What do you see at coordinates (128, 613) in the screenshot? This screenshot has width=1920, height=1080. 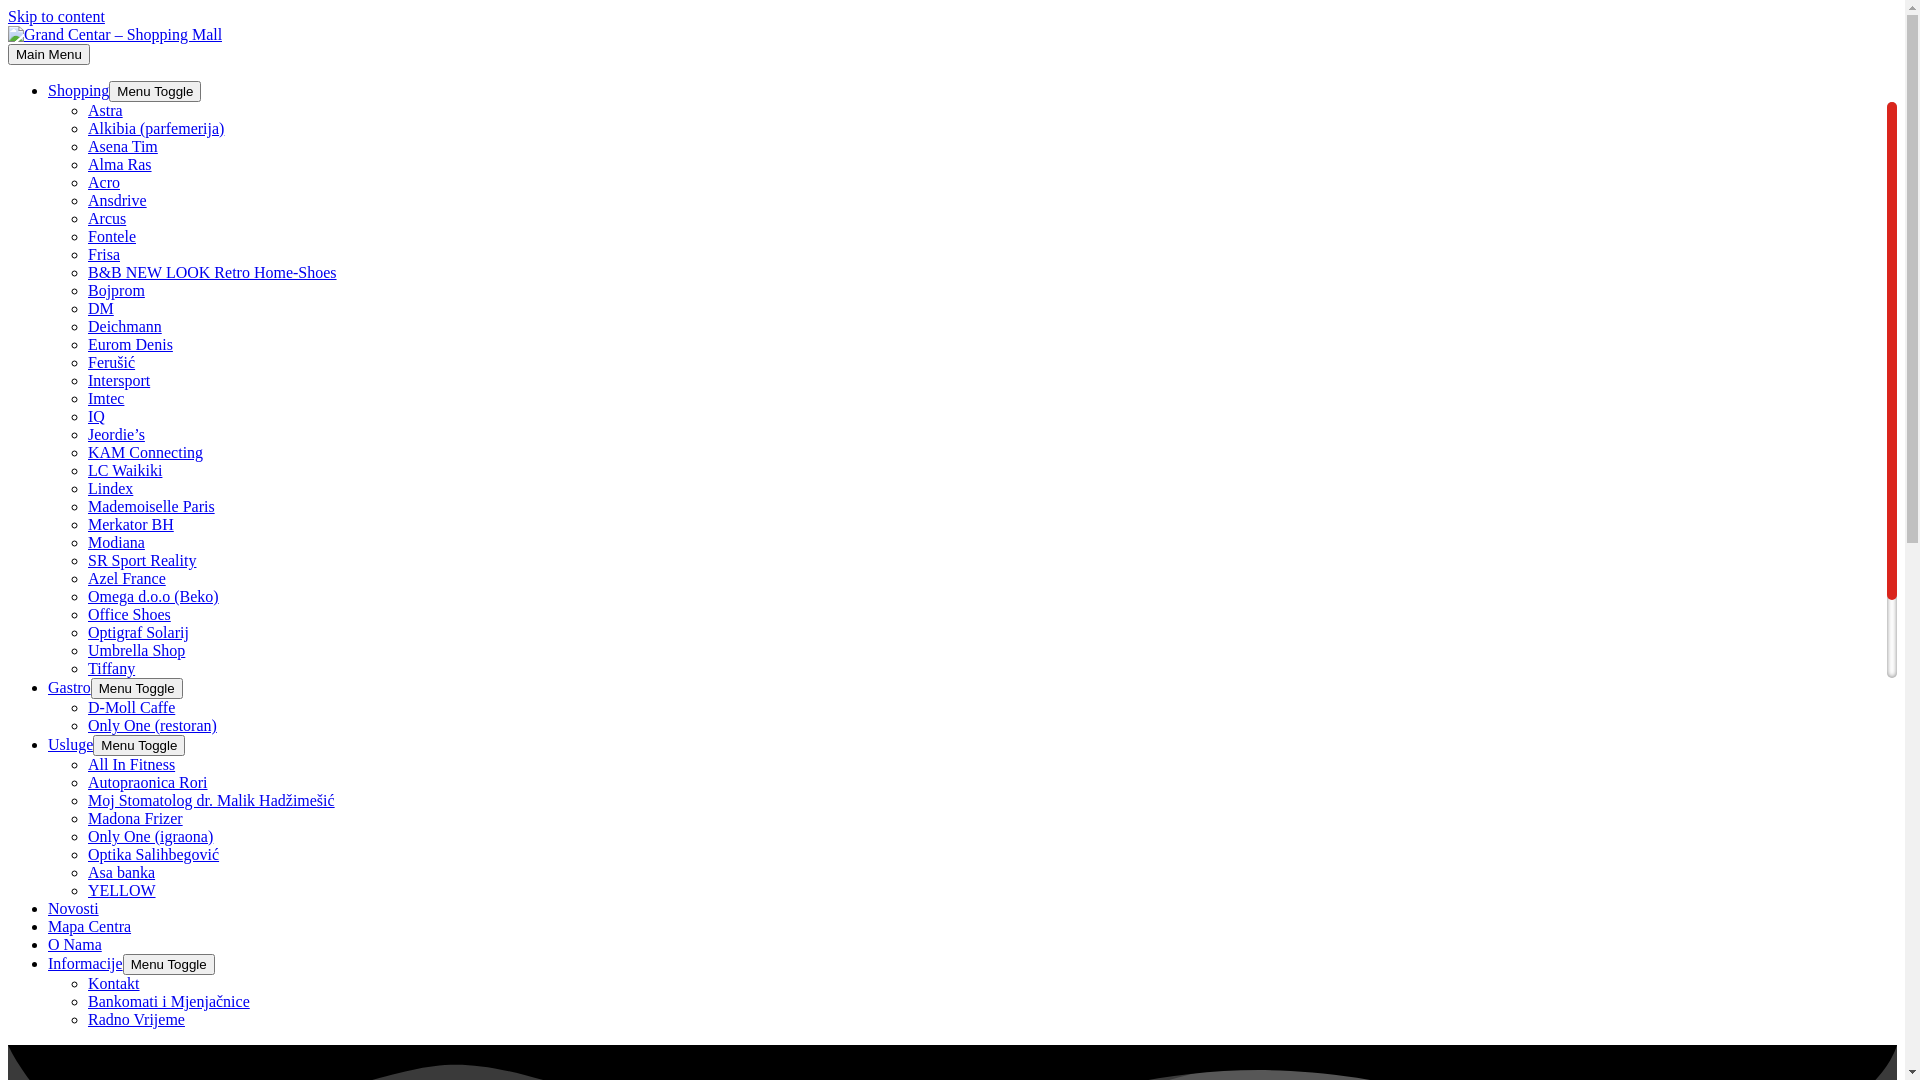 I see `'Office Shoes'` at bounding box center [128, 613].